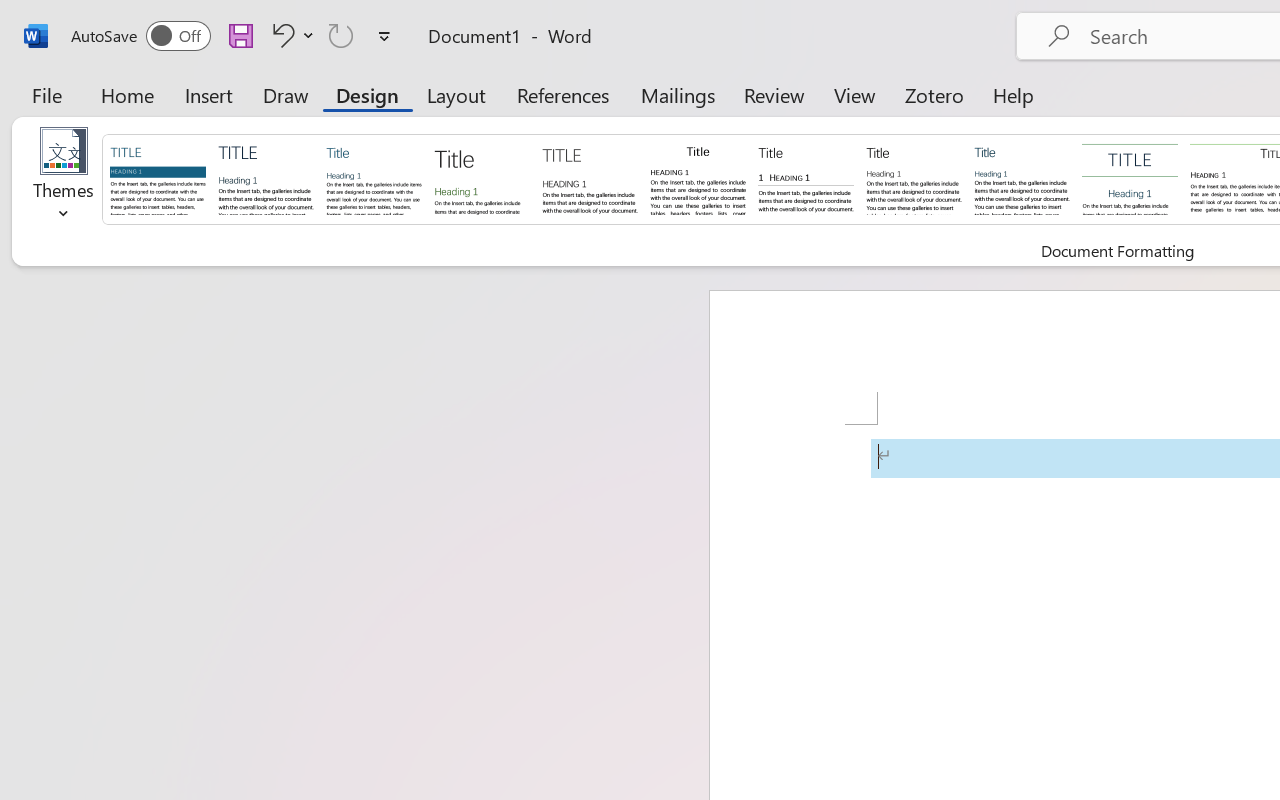 The width and height of the screenshot is (1280, 800). I want to click on 'Undo Apply Quick Style', so click(279, 34).